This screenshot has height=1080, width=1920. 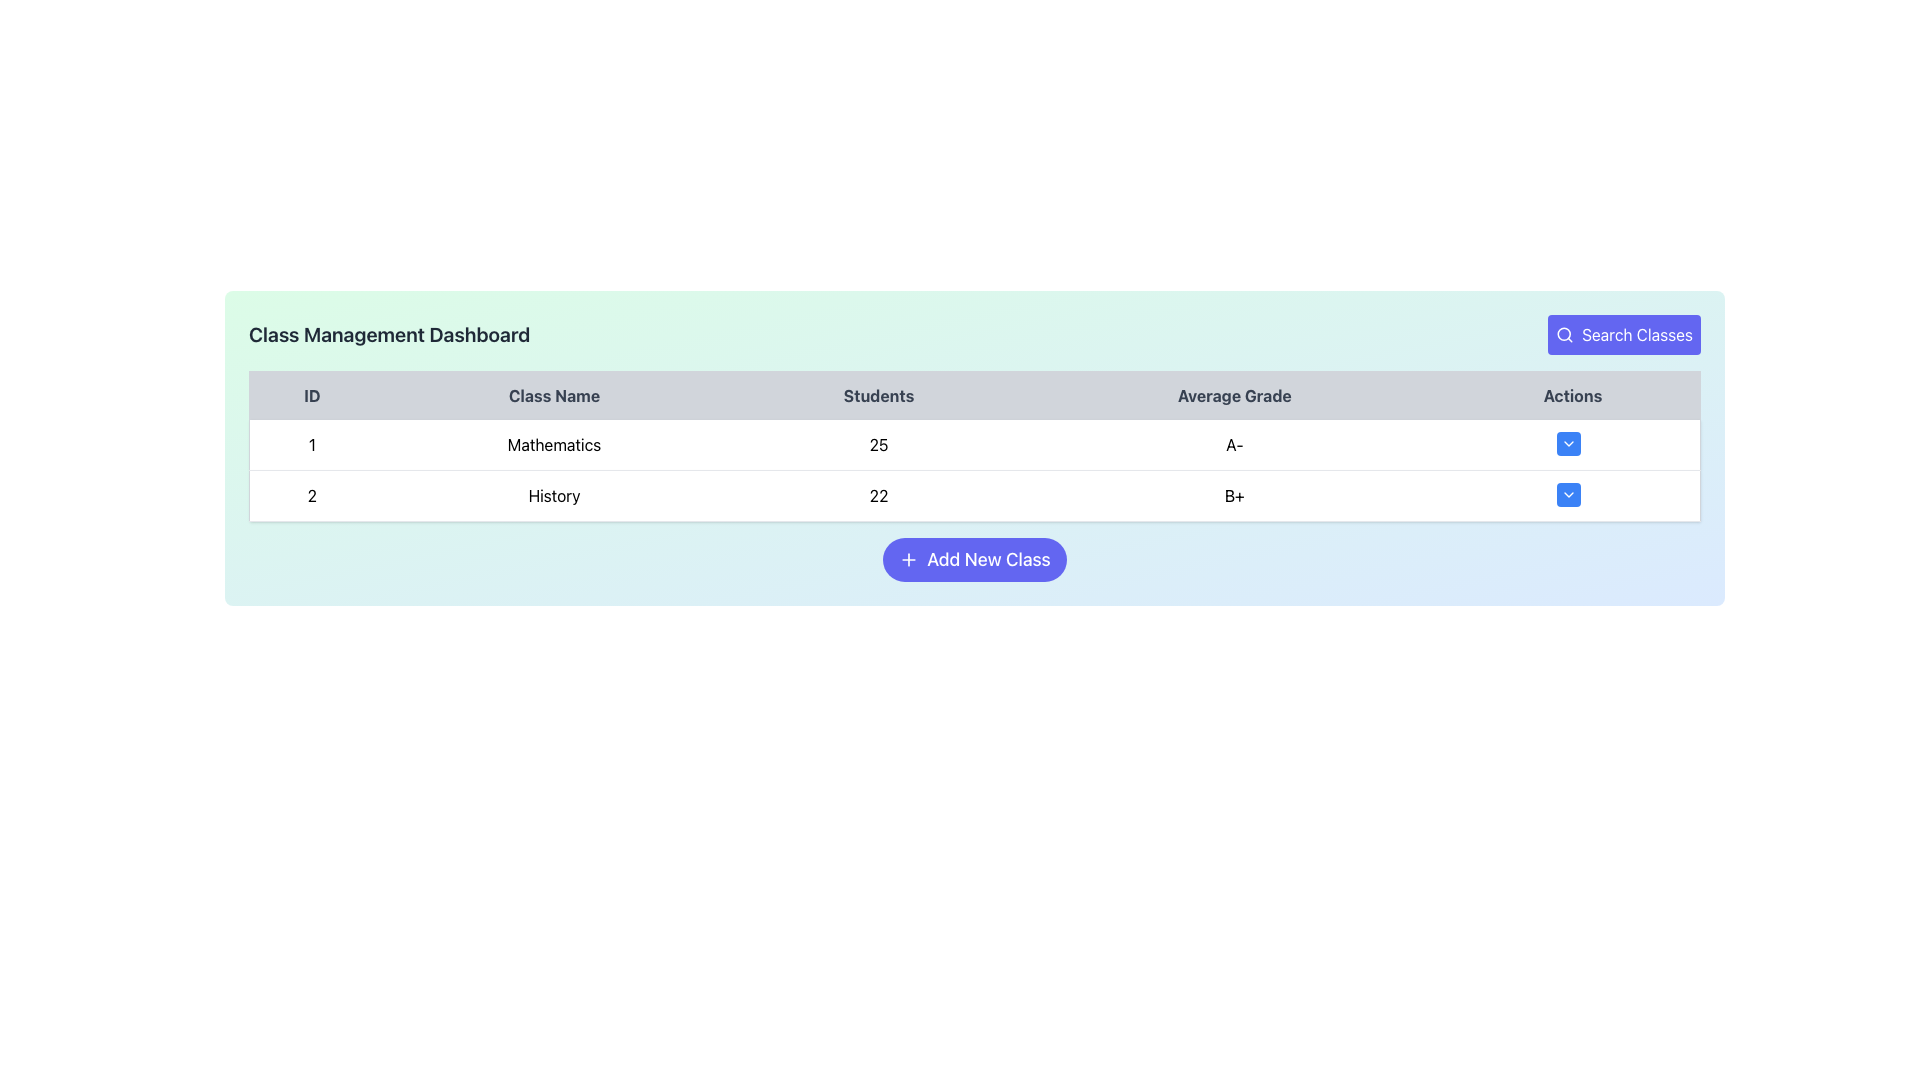 I want to click on numerical text '22' displayed in black within the 'Students' column of the second row in the 'Class Management Dashboard' table, associated with the 'History' class, so click(x=878, y=495).